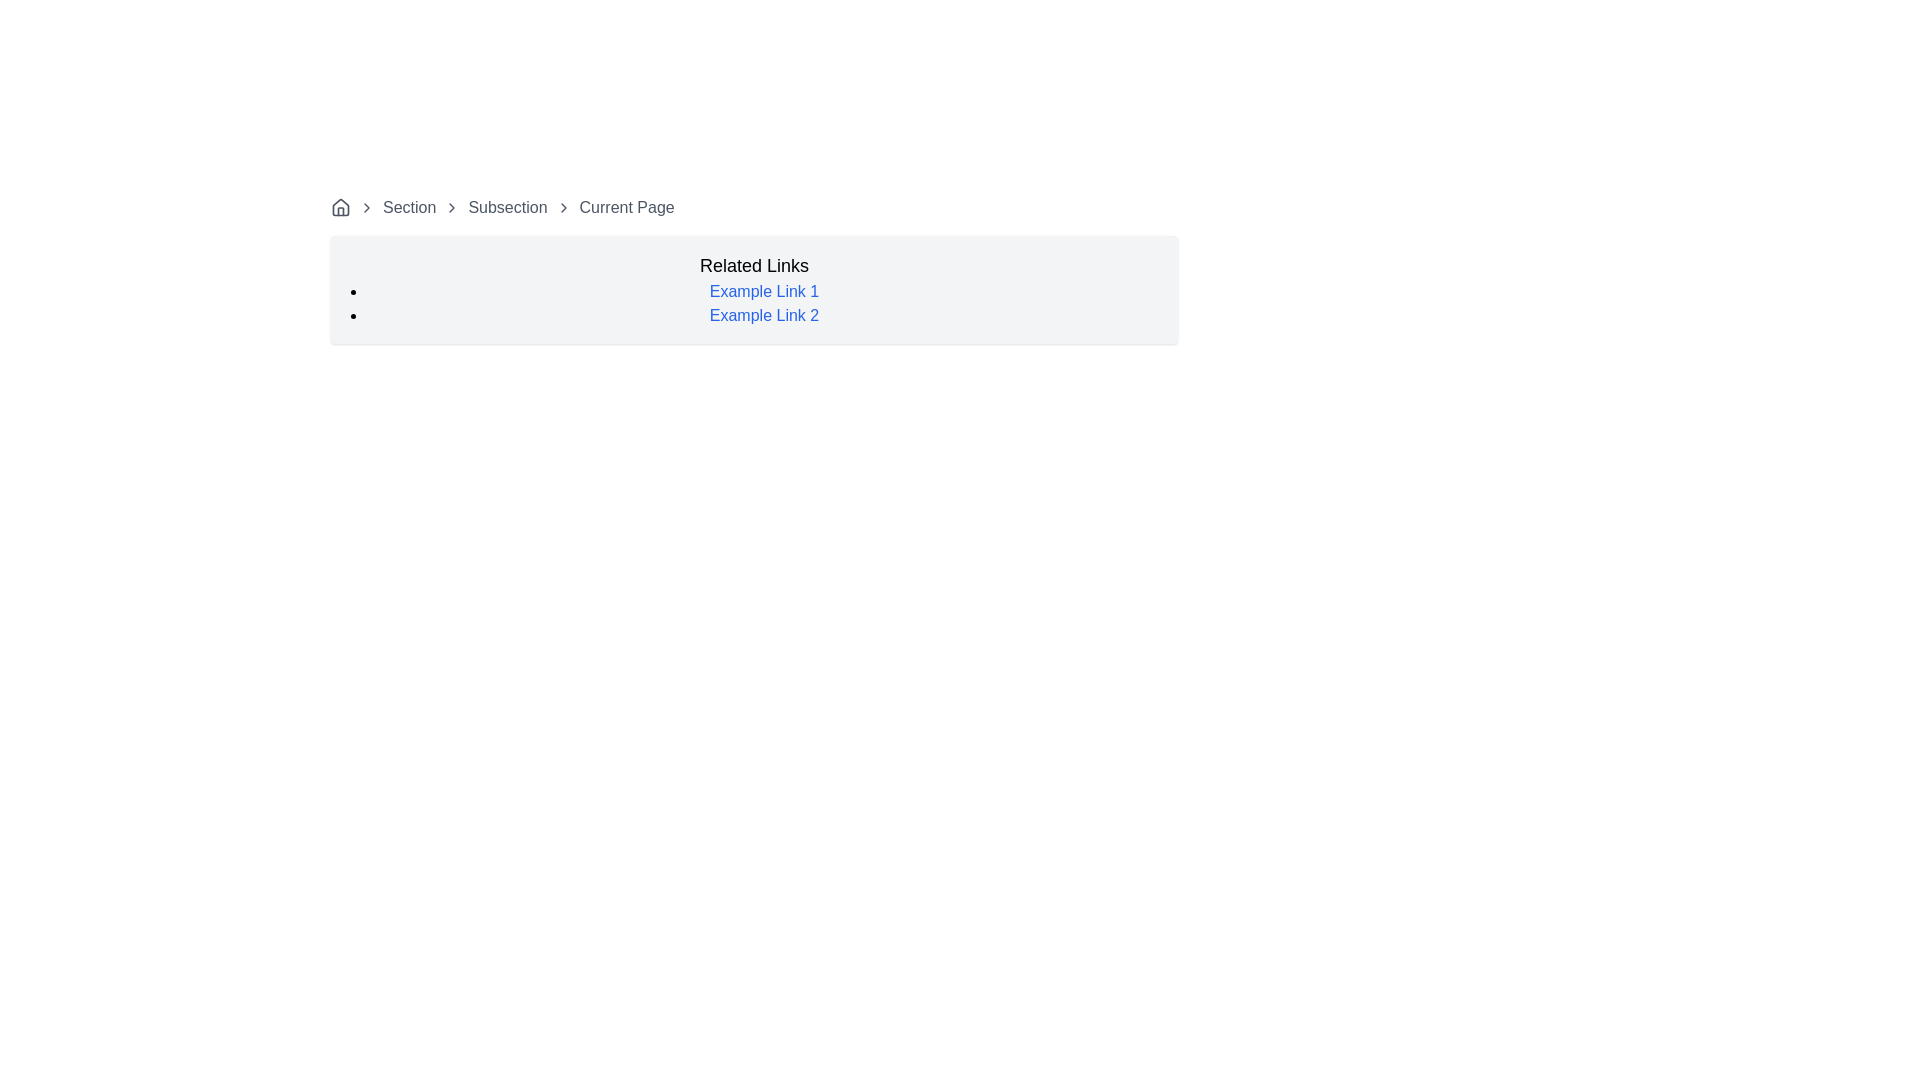 The height and width of the screenshot is (1080, 1920). I want to click on the small house icon representing a home link in the breadcrumb navigation bar, so click(340, 208).